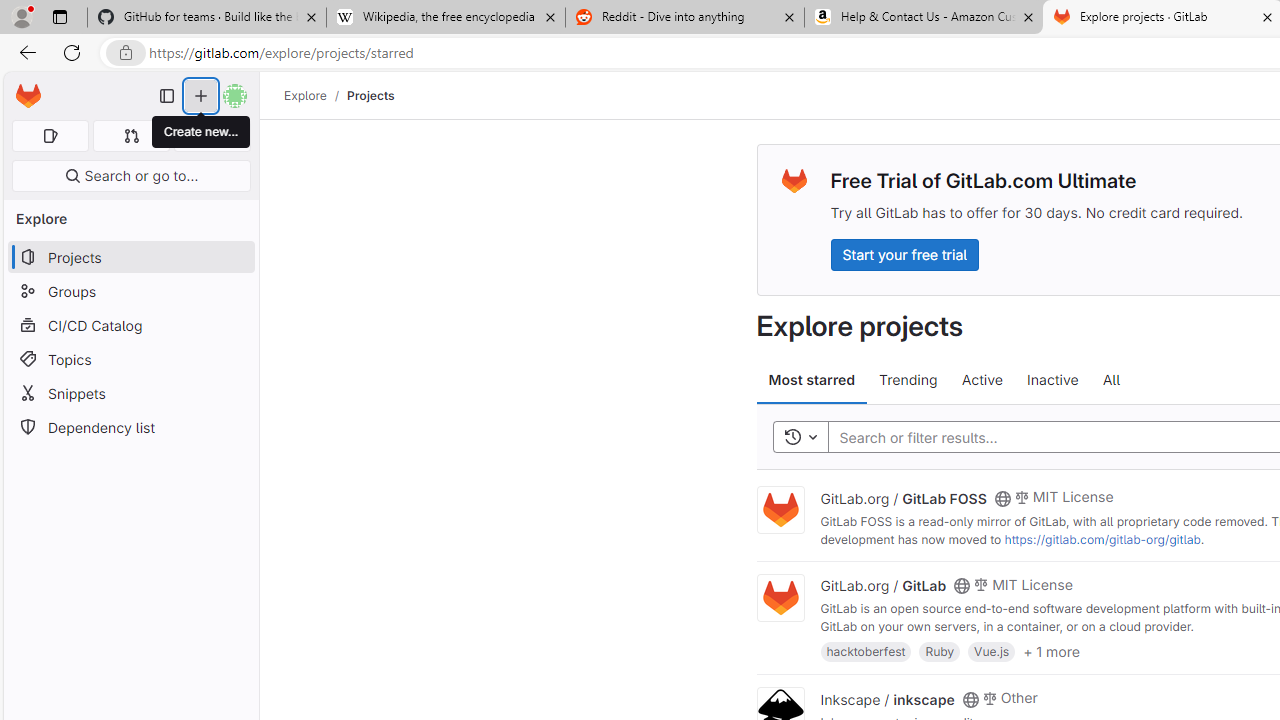  What do you see at coordinates (23, 86) in the screenshot?
I see `'Skip to main content'` at bounding box center [23, 86].